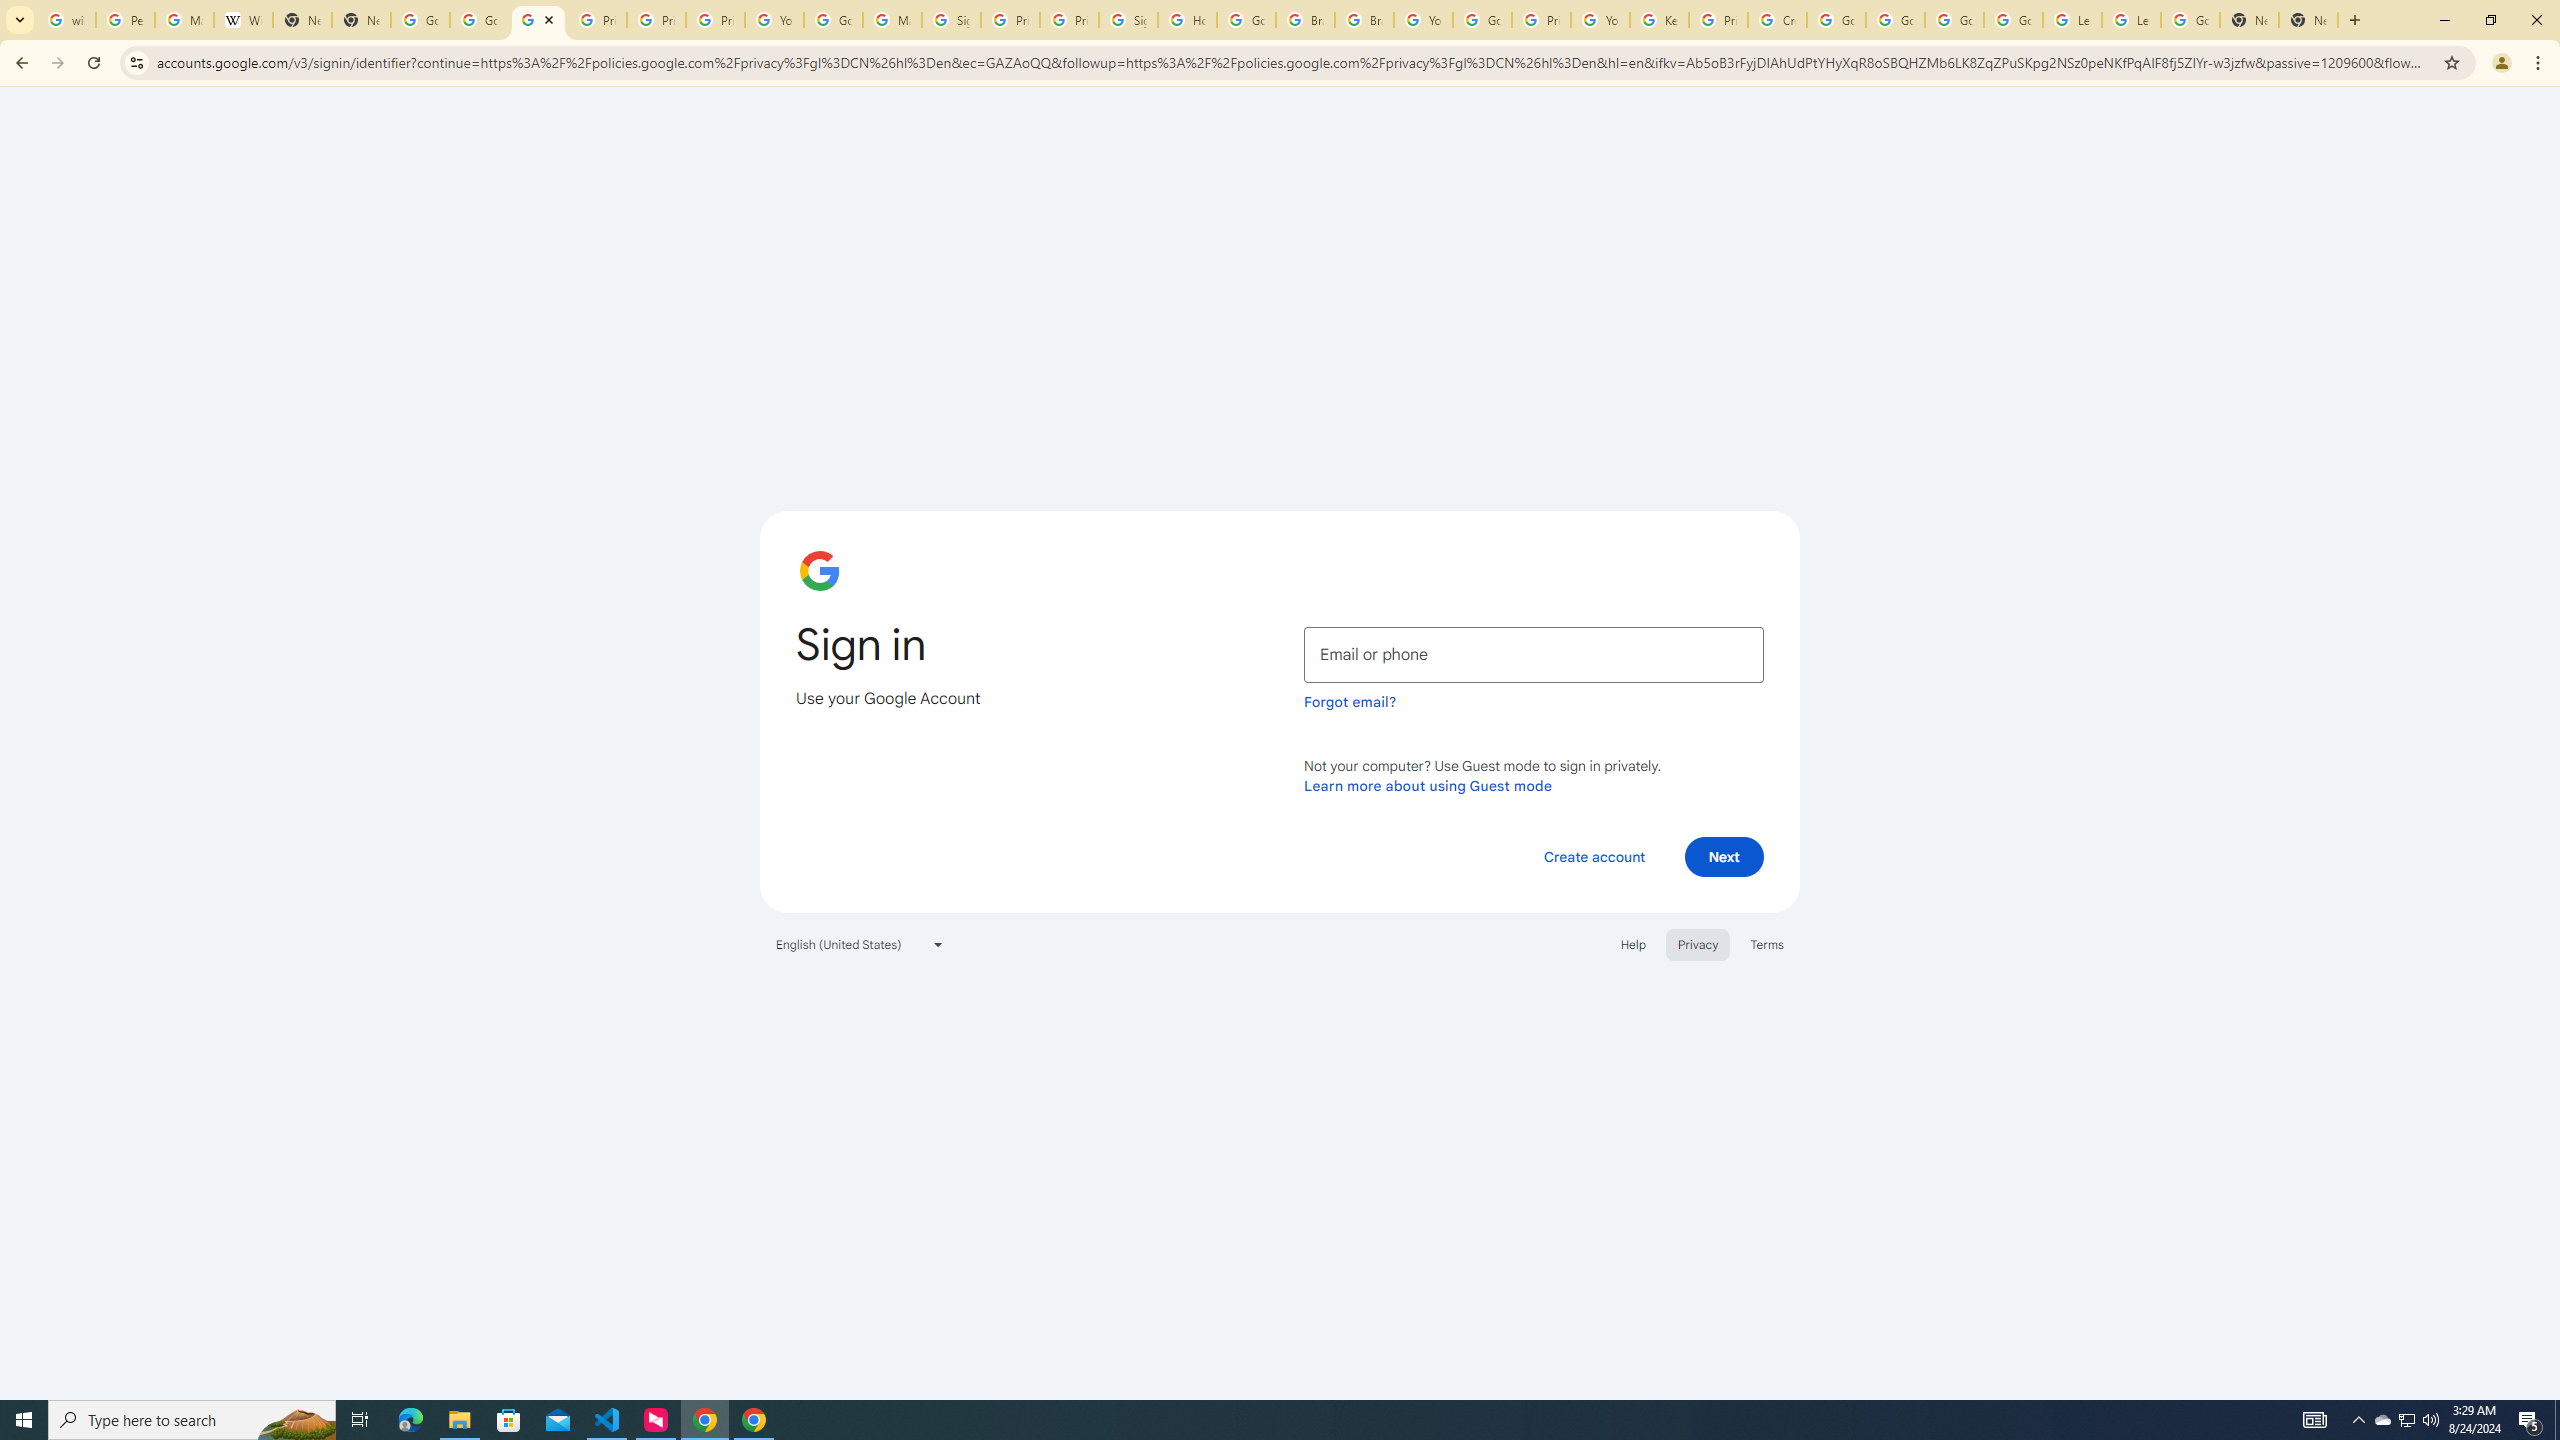 The width and height of the screenshot is (2560, 1440). Describe the element at coordinates (860, 942) in the screenshot. I see `'English (United States)'` at that location.